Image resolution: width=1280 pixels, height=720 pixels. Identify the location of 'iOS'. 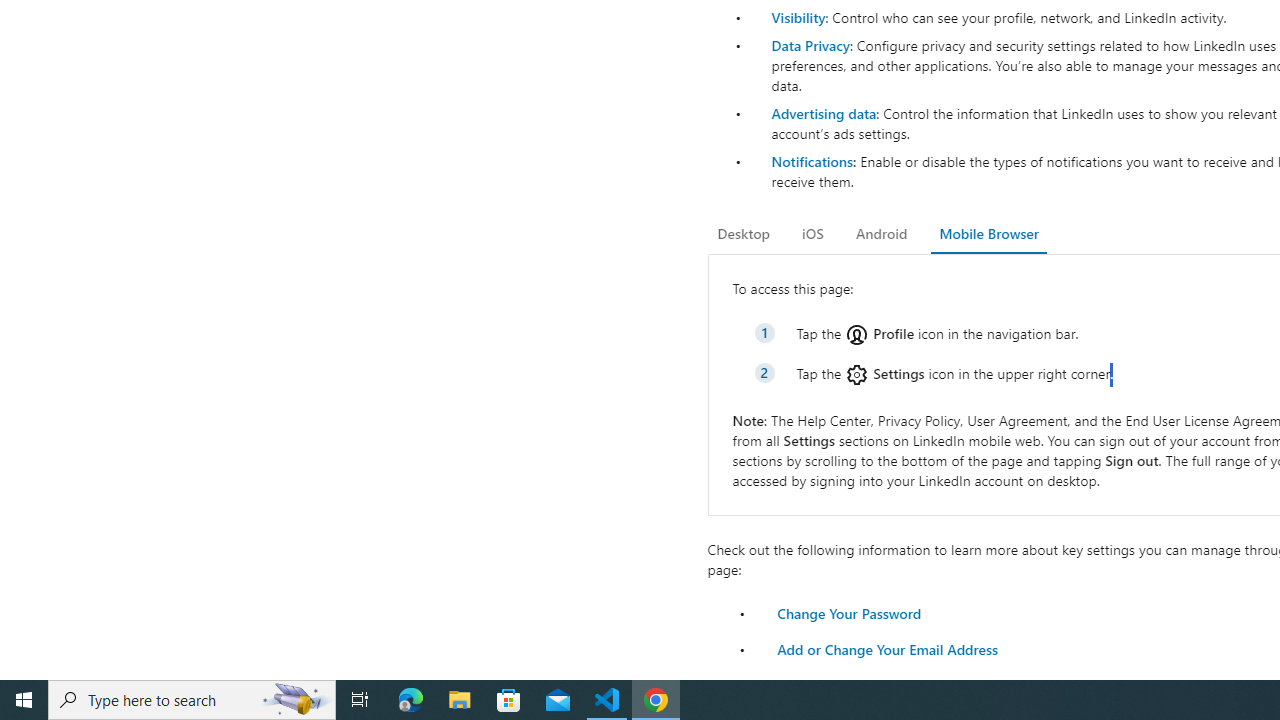
(812, 233).